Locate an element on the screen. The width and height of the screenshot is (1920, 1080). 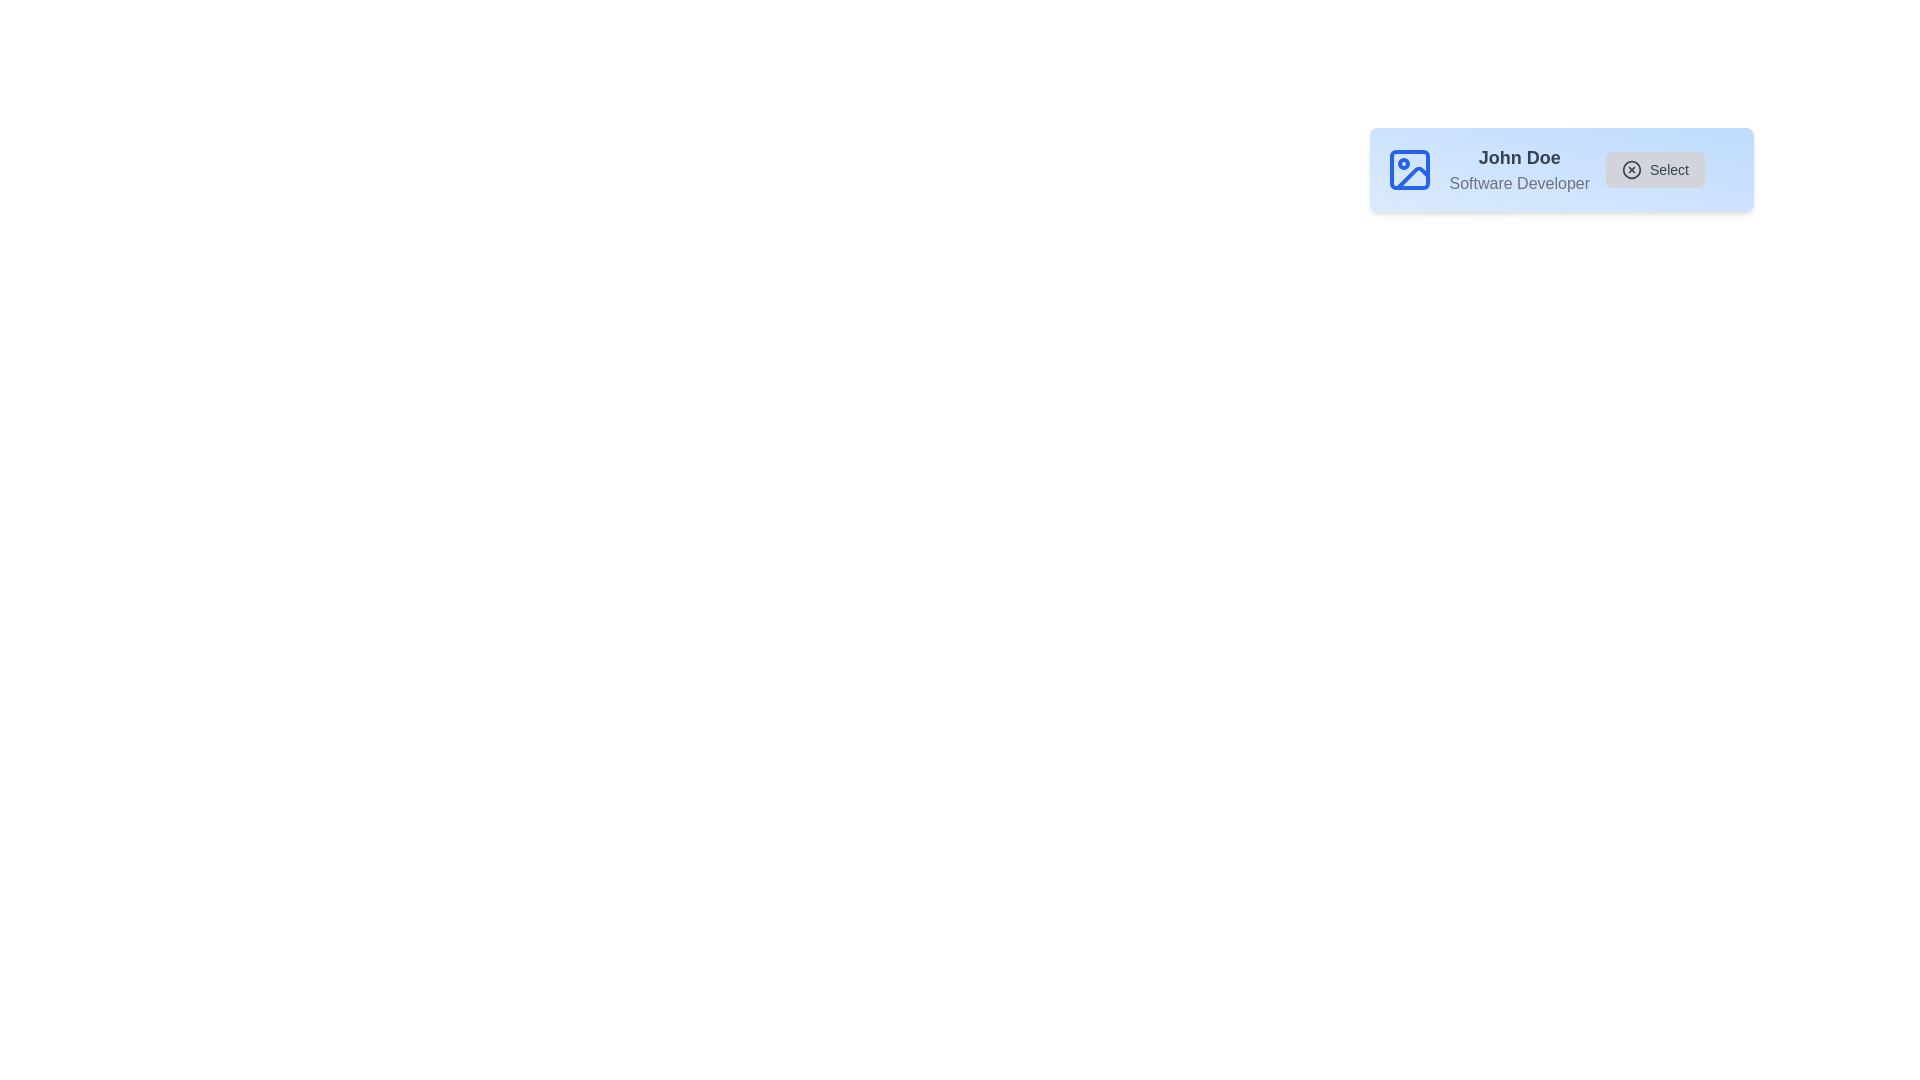
'Select' button to toggle the selection state is located at coordinates (1655, 168).